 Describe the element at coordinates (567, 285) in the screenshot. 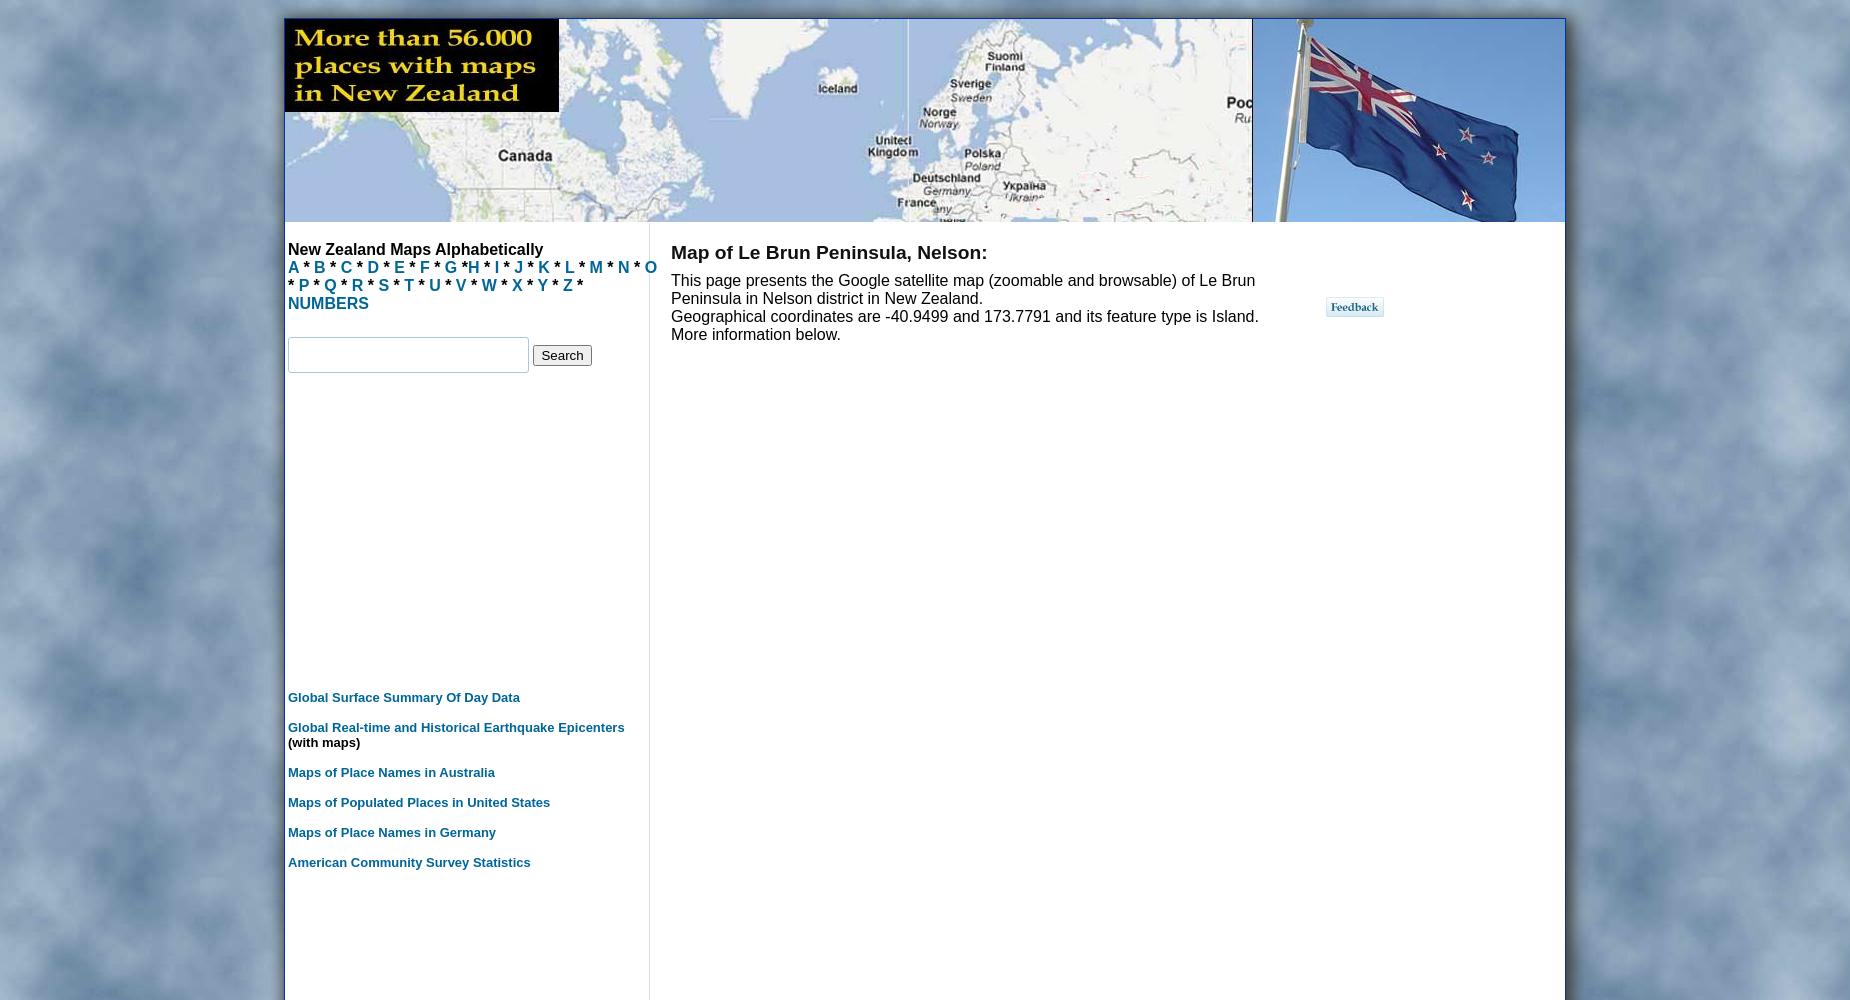

I see `'Z'` at that location.